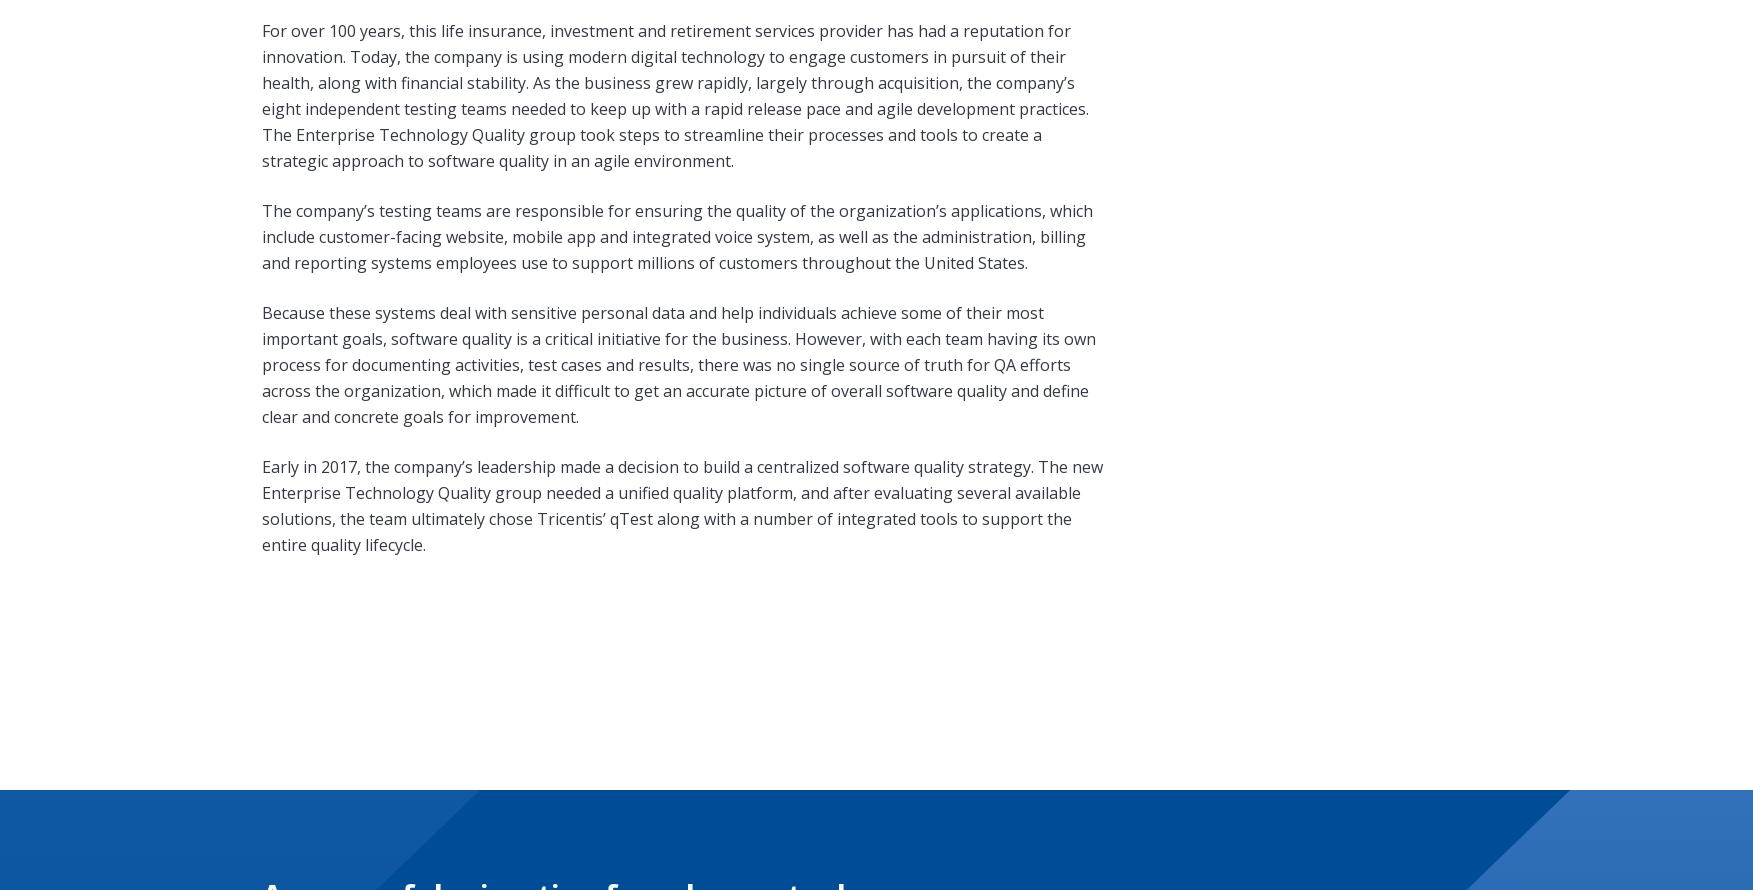 The height and width of the screenshot is (890, 1753). I want to click on 'Contact us', so click(1133, 754).